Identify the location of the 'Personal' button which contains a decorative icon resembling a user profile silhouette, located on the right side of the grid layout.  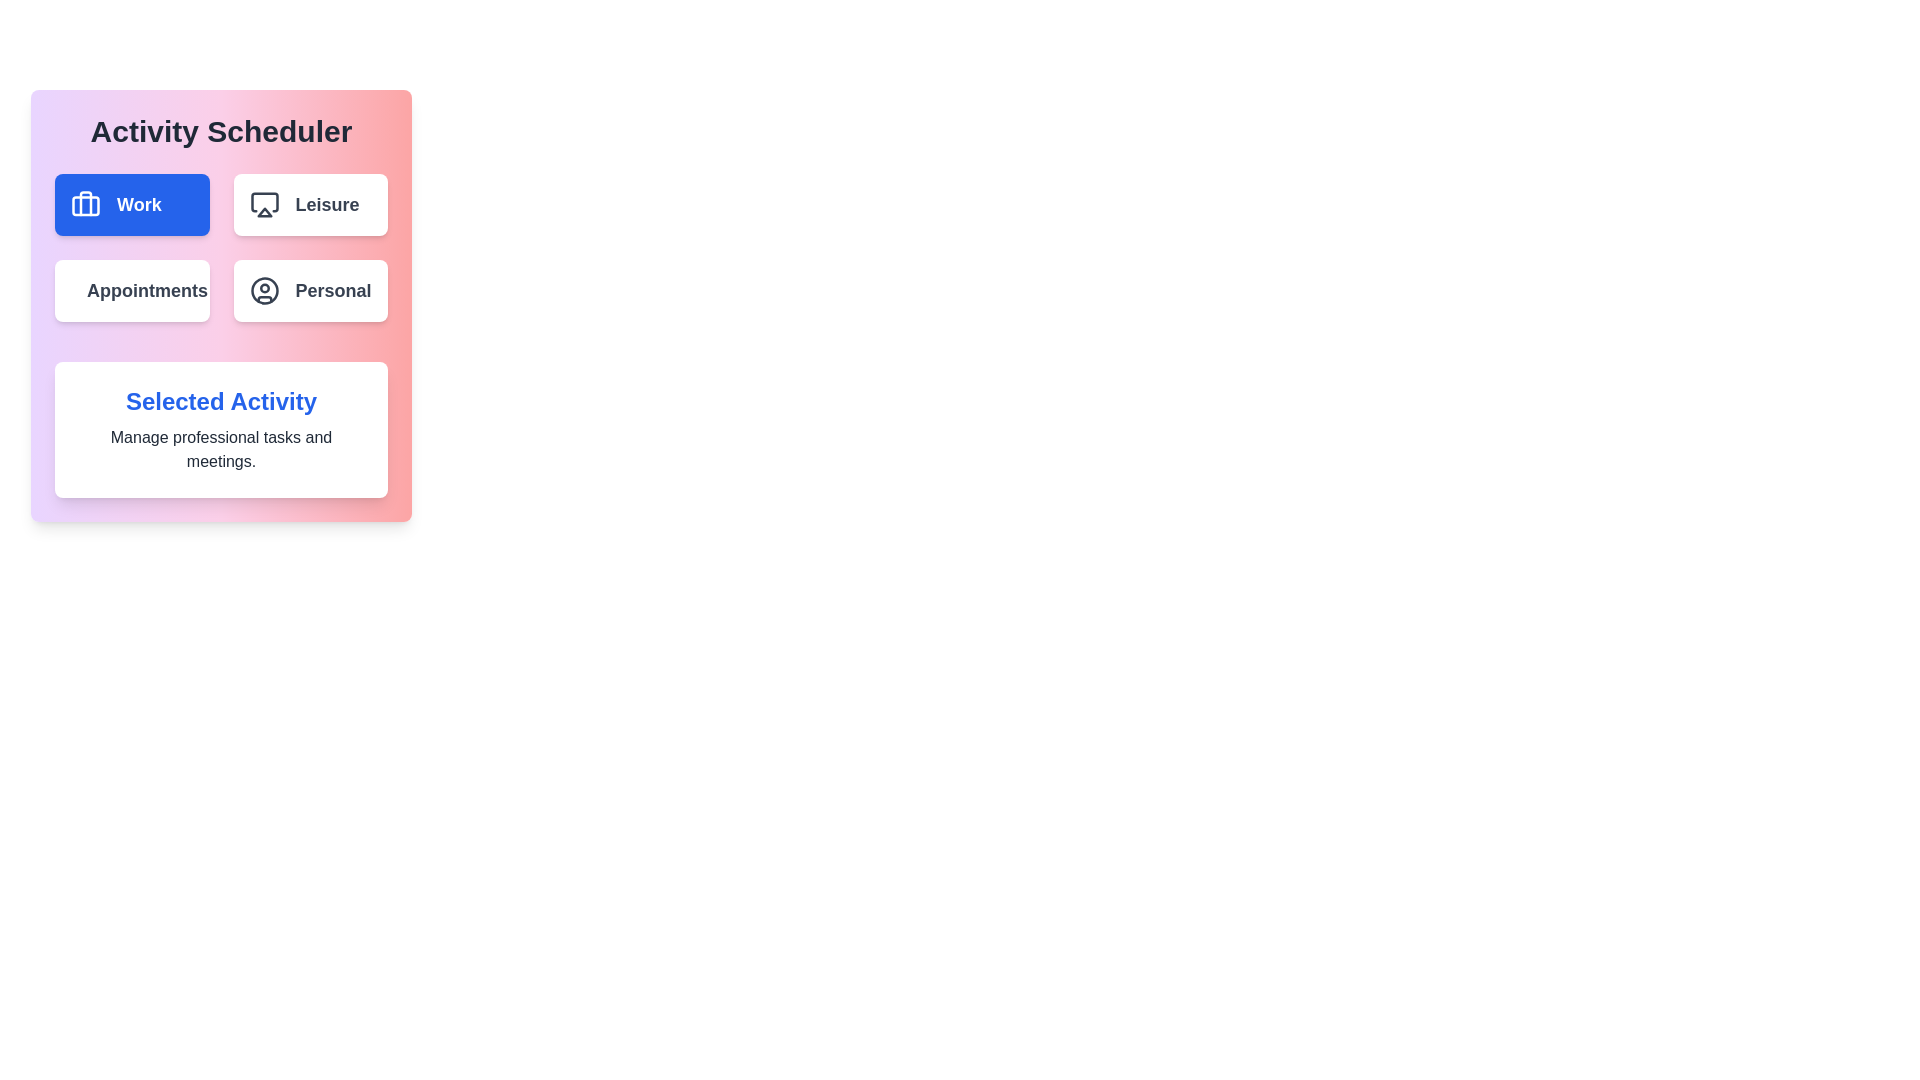
(263, 290).